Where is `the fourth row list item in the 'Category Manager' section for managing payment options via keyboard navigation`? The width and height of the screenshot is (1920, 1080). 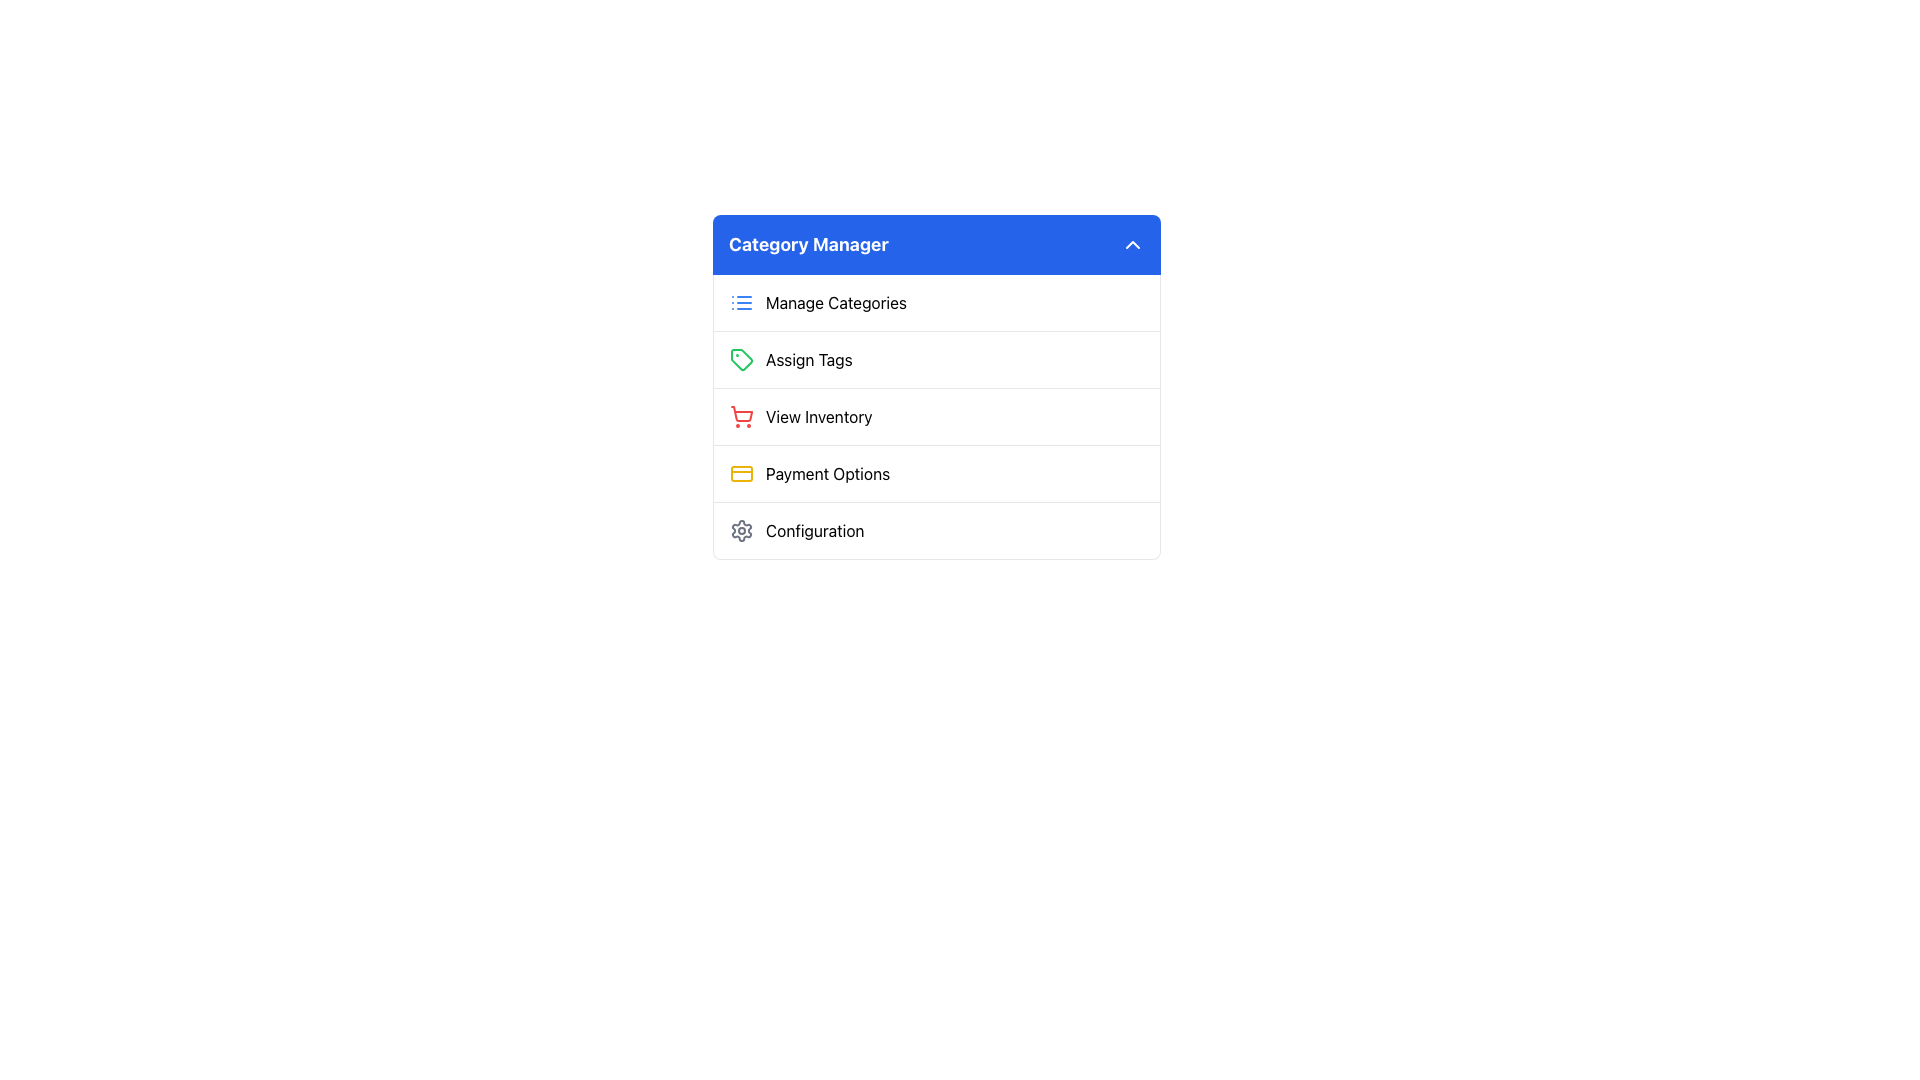 the fourth row list item in the 'Category Manager' section for managing payment options via keyboard navigation is located at coordinates (935, 473).